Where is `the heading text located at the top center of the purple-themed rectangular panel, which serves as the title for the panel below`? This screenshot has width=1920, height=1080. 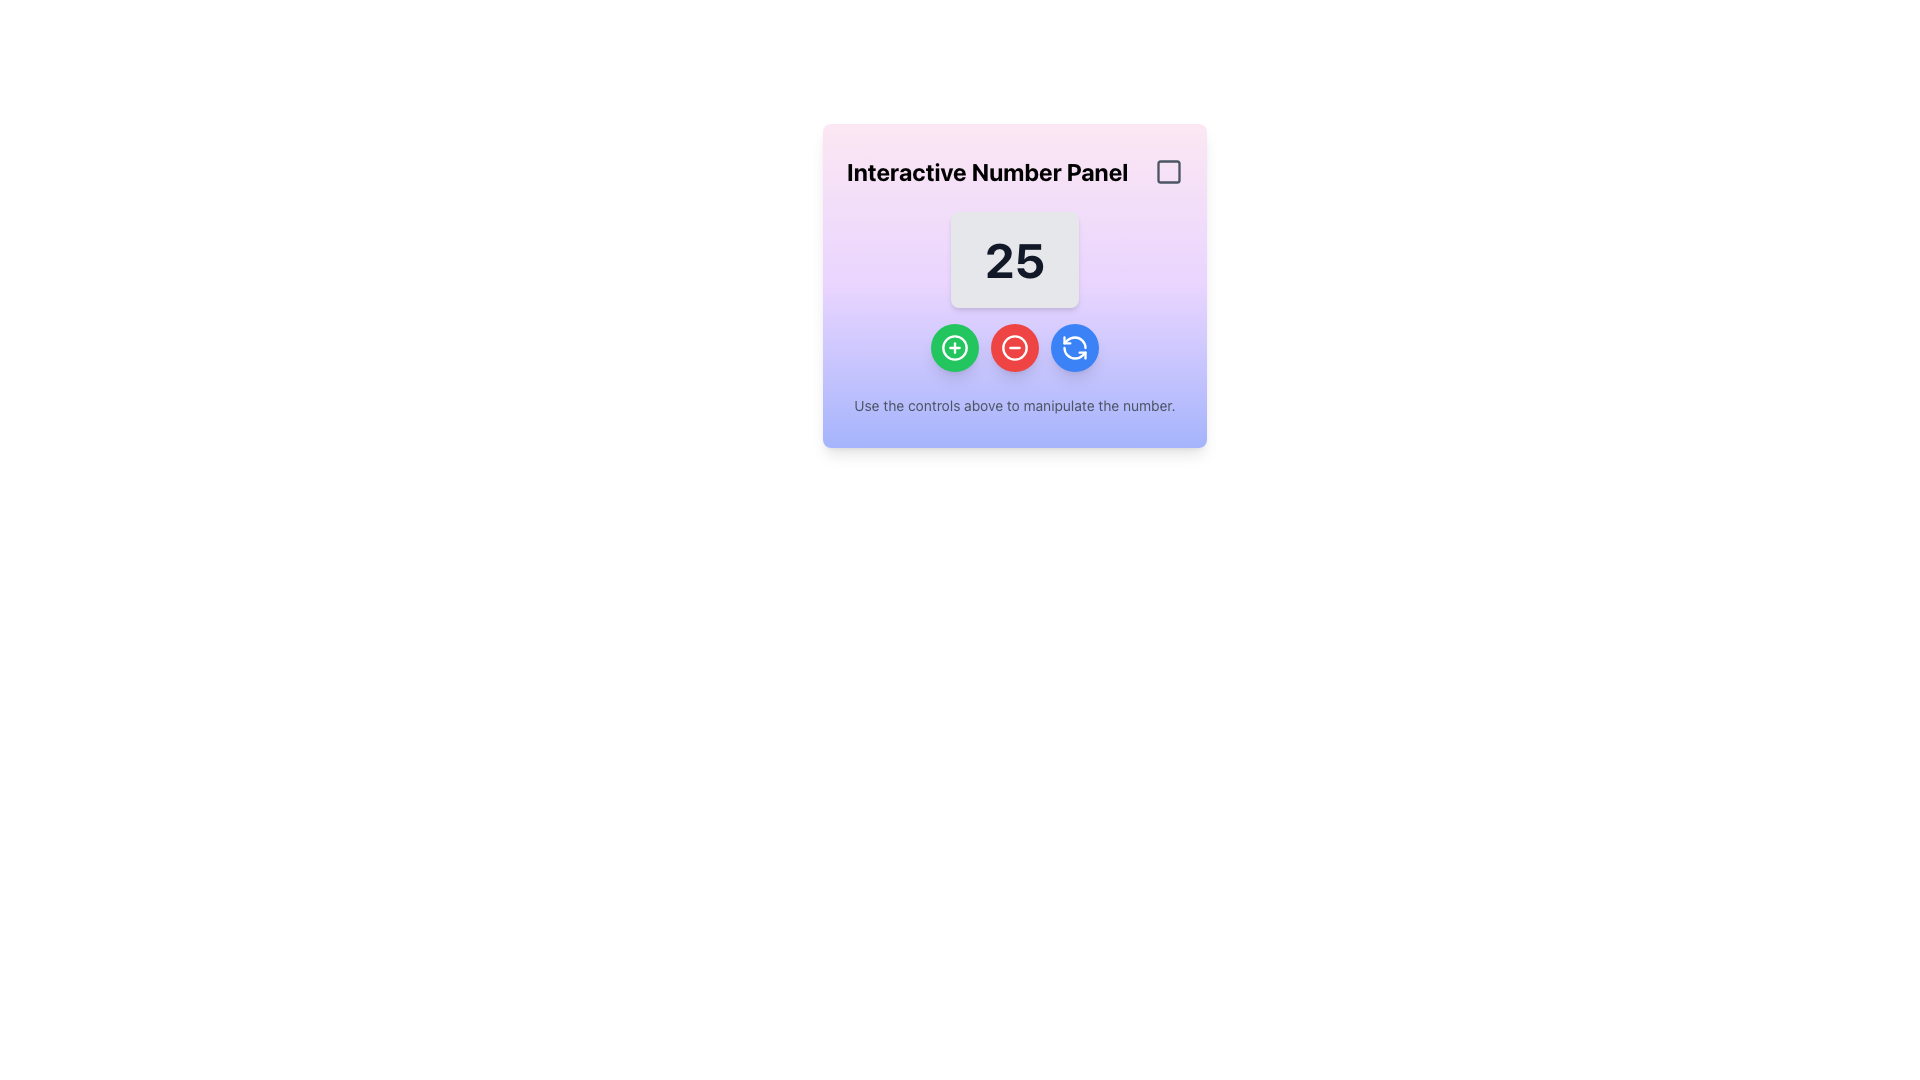
the heading text located at the top center of the purple-themed rectangular panel, which serves as the title for the panel below is located at coordinates (987, 171).